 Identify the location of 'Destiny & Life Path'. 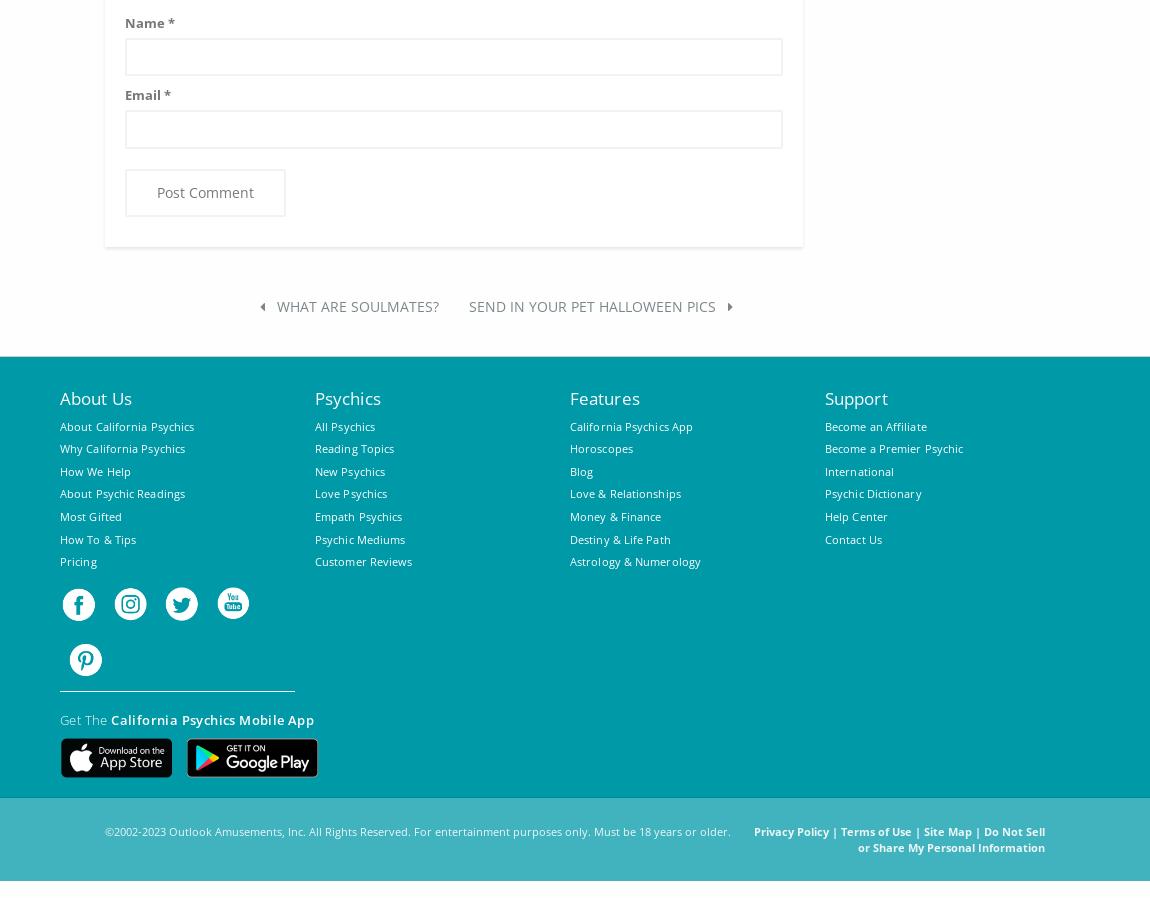
(618, 537).